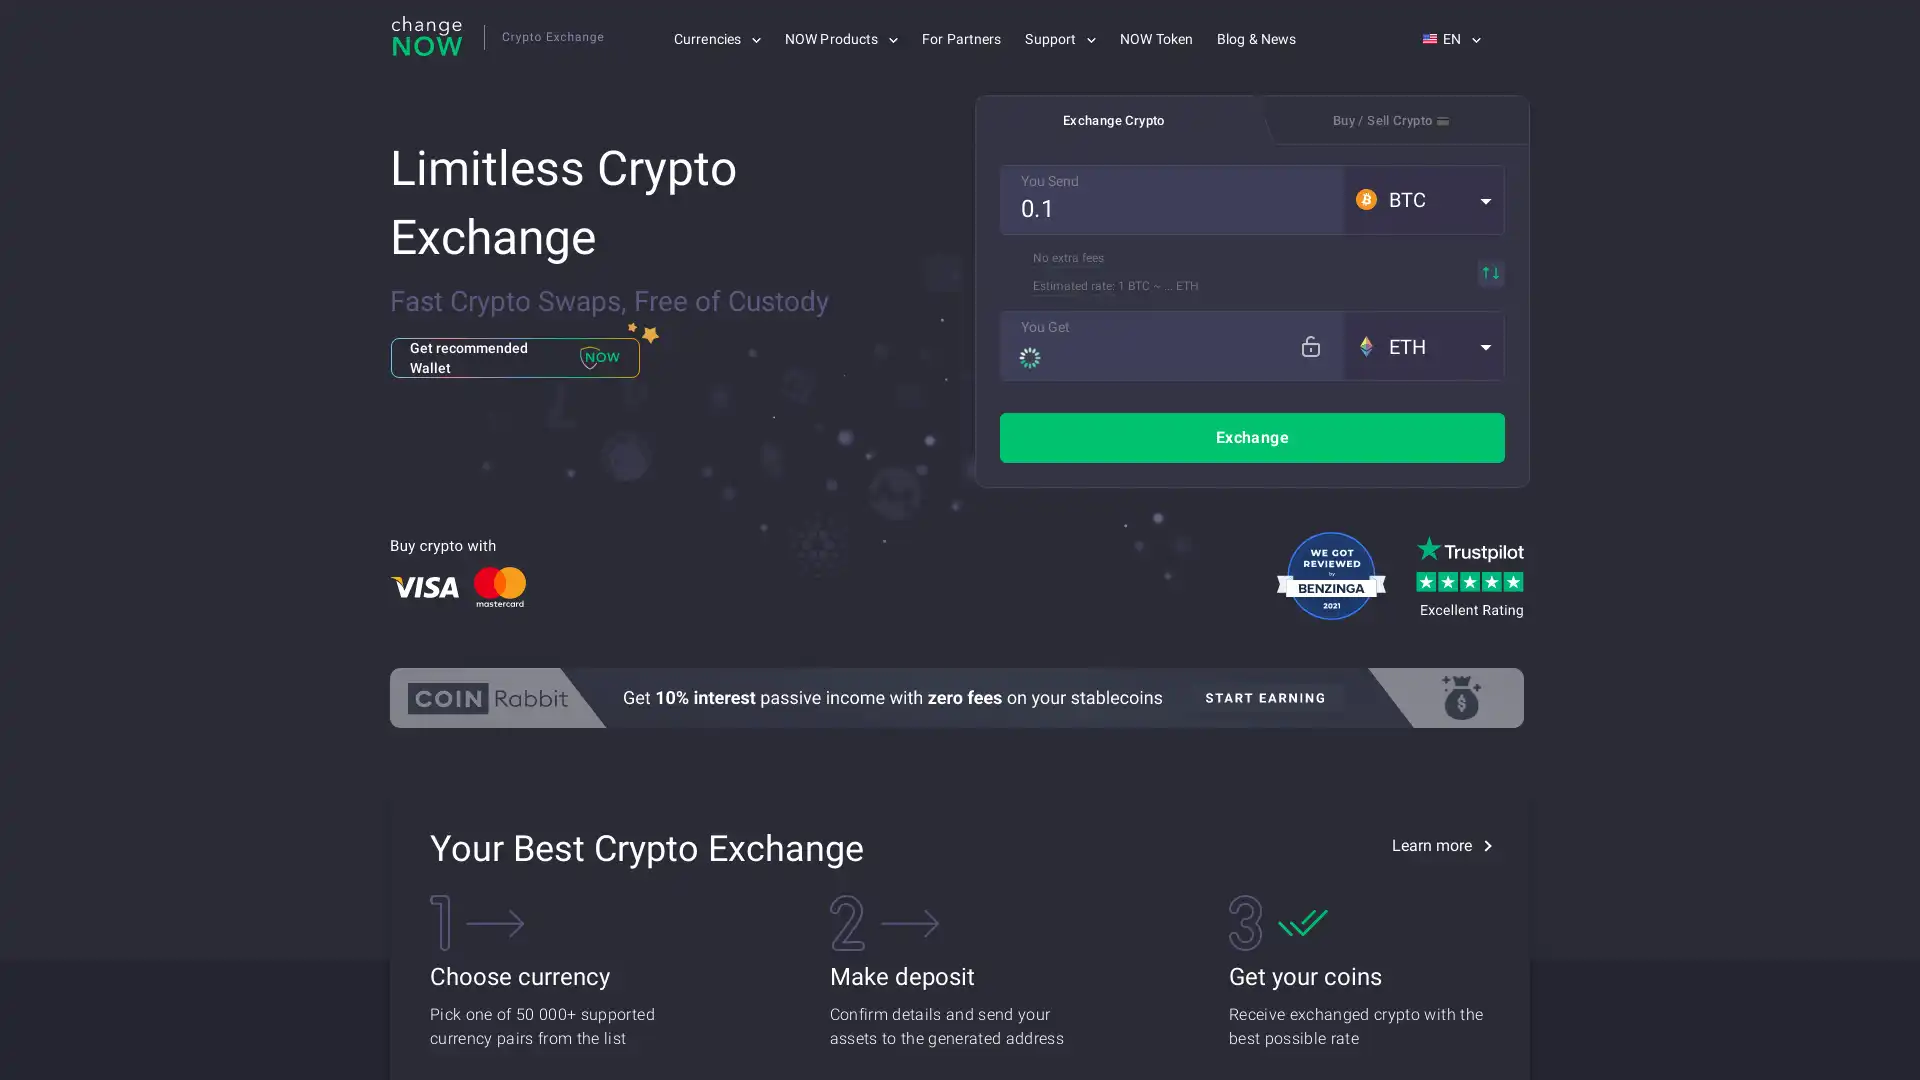  Describe the element at coordinates (1073, 286) in the screenshot. I see `Estimated rate:` at that location.